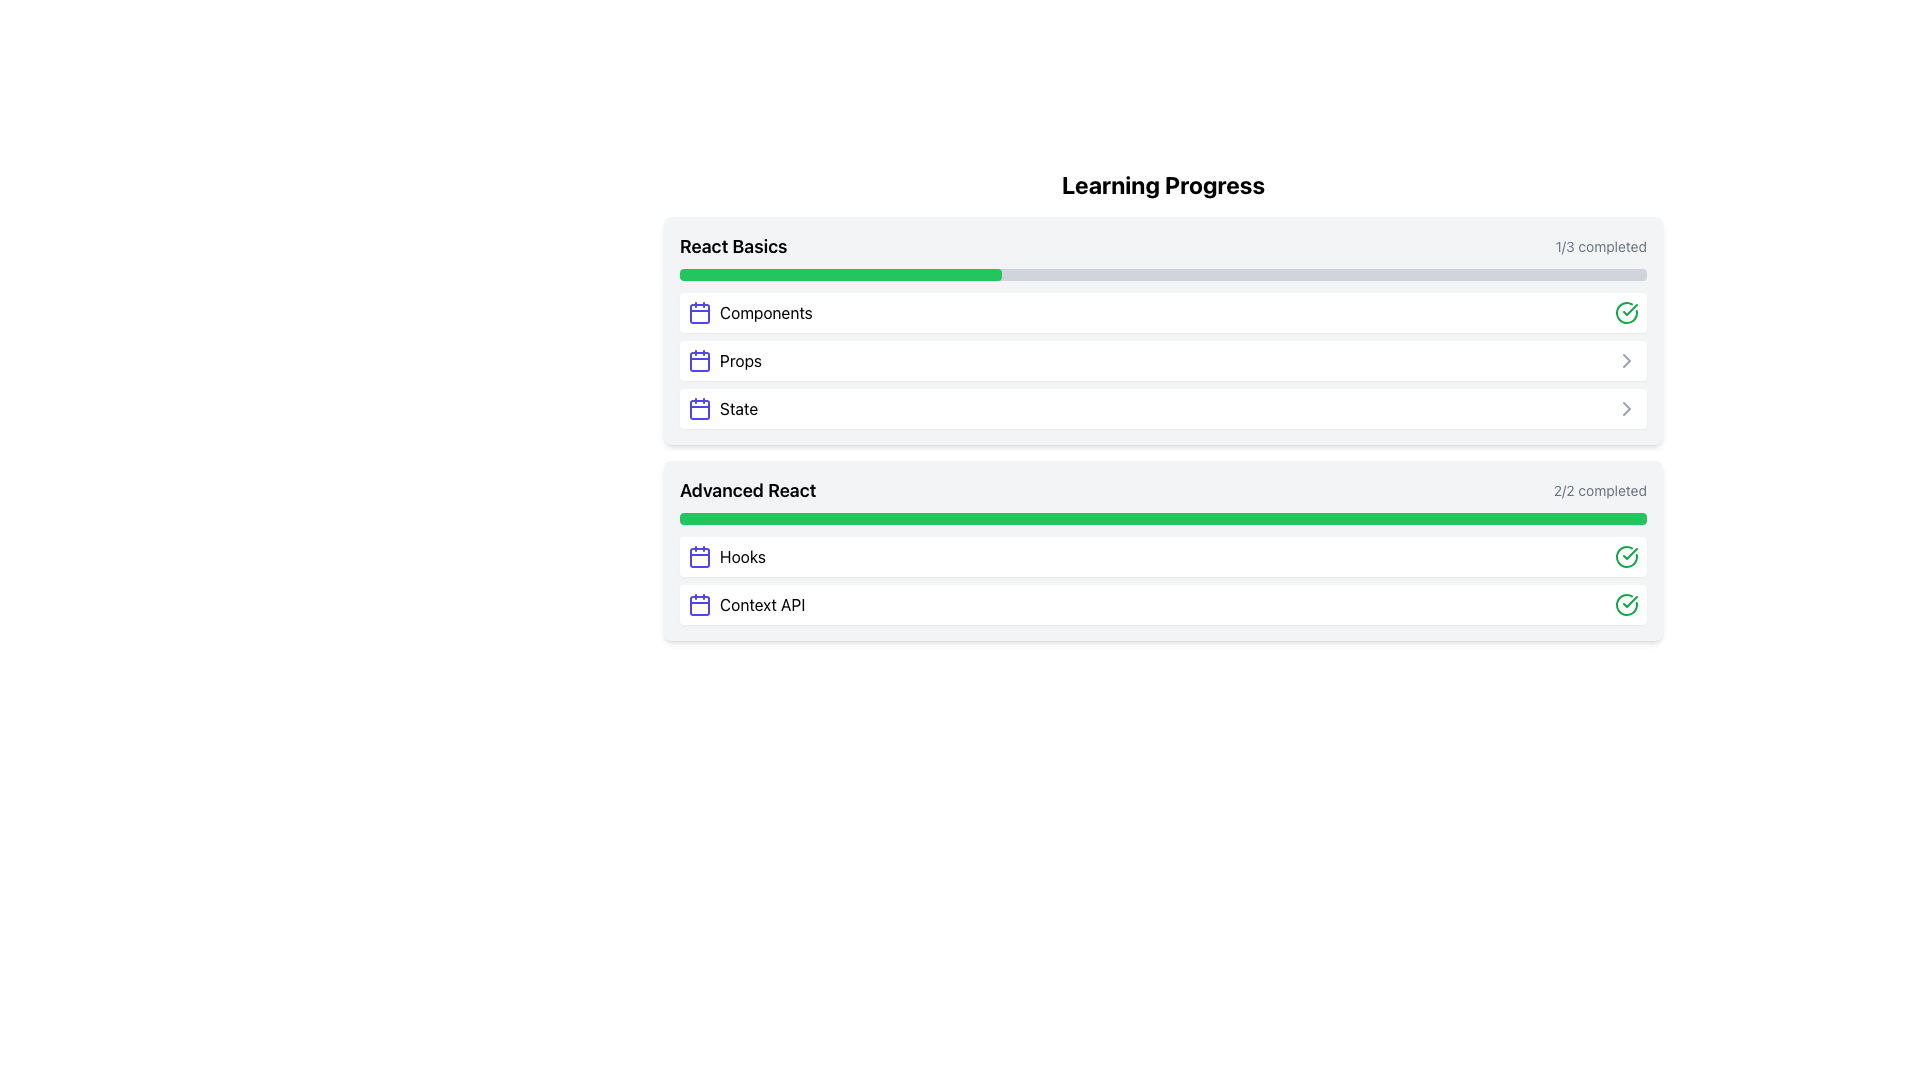 This screenshot has width=1920, height=1080. Describe the element at coordinates (700, 604) in the screenshot. I see `the design of the calendar icon located to the left of the 'Context API' text in the 'Advanced React' section` at that location.